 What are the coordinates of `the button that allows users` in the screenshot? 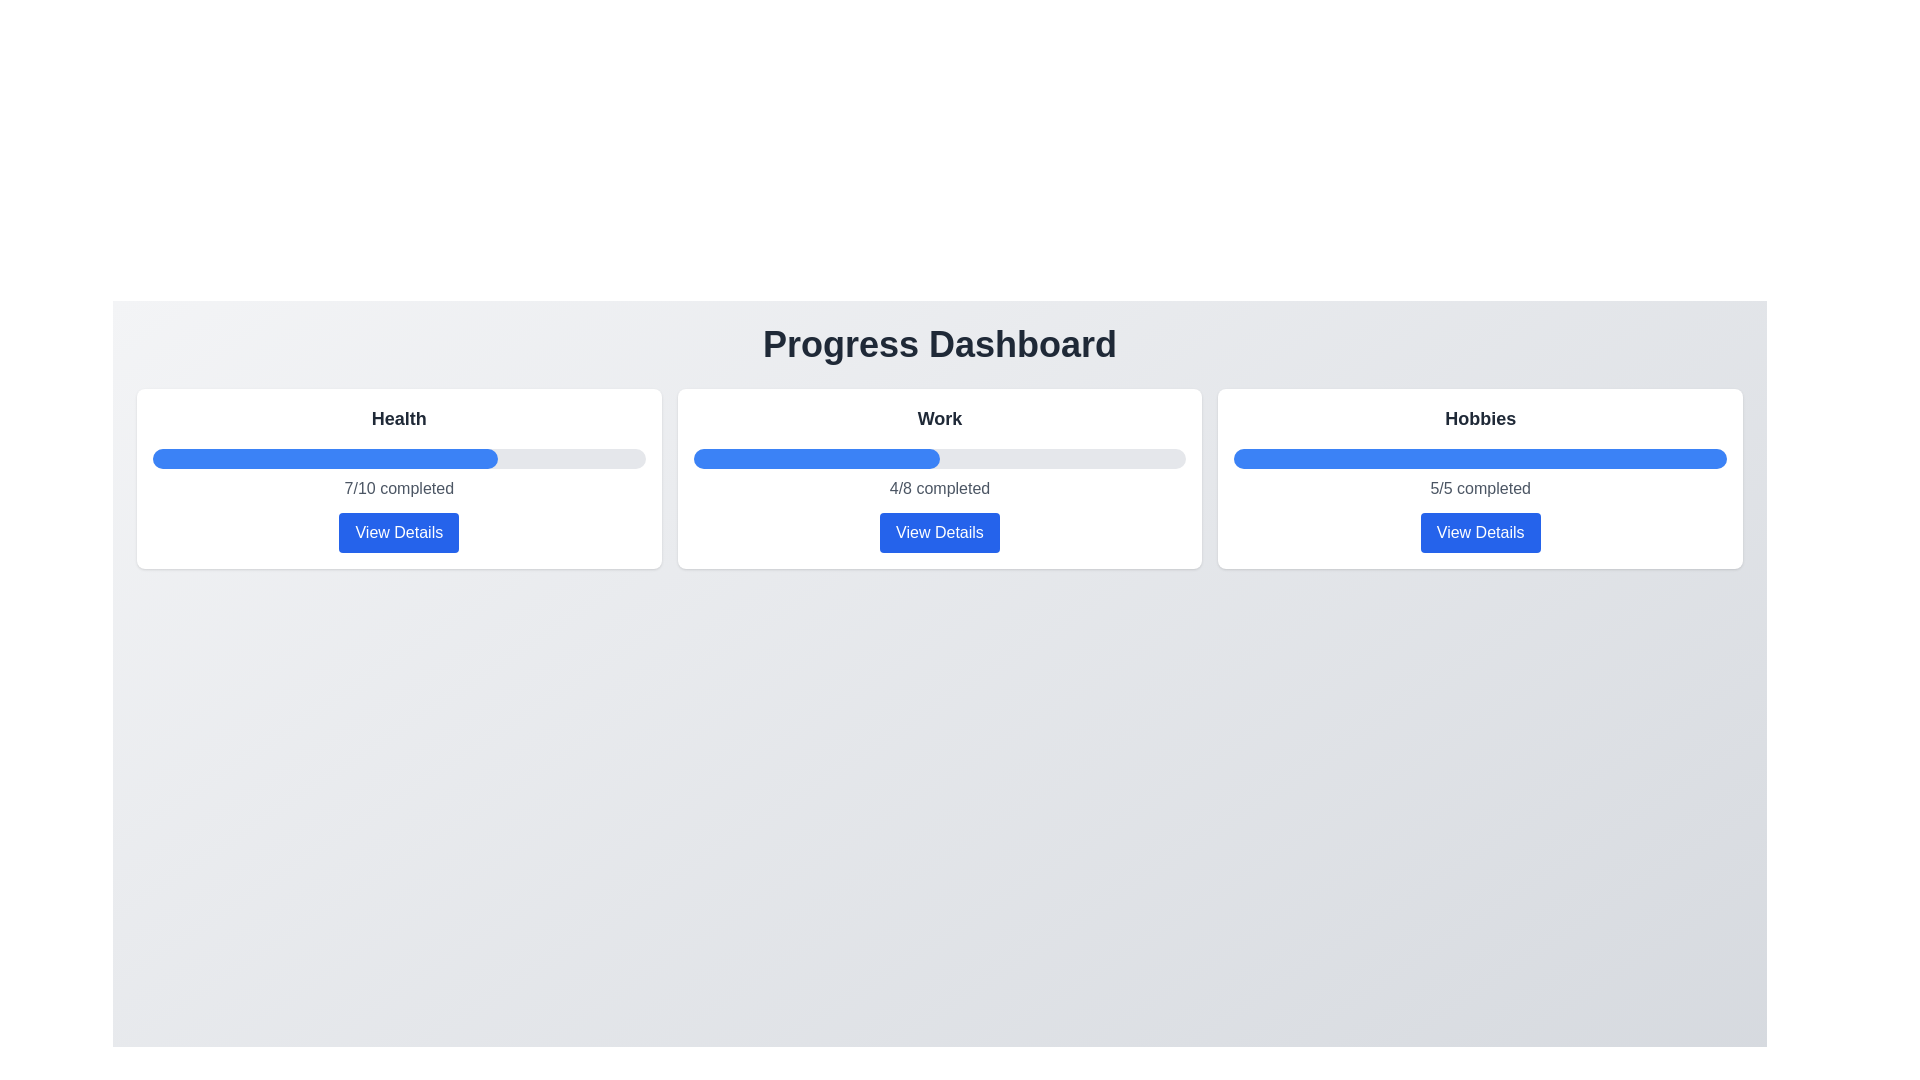 It's located at (939, 531).